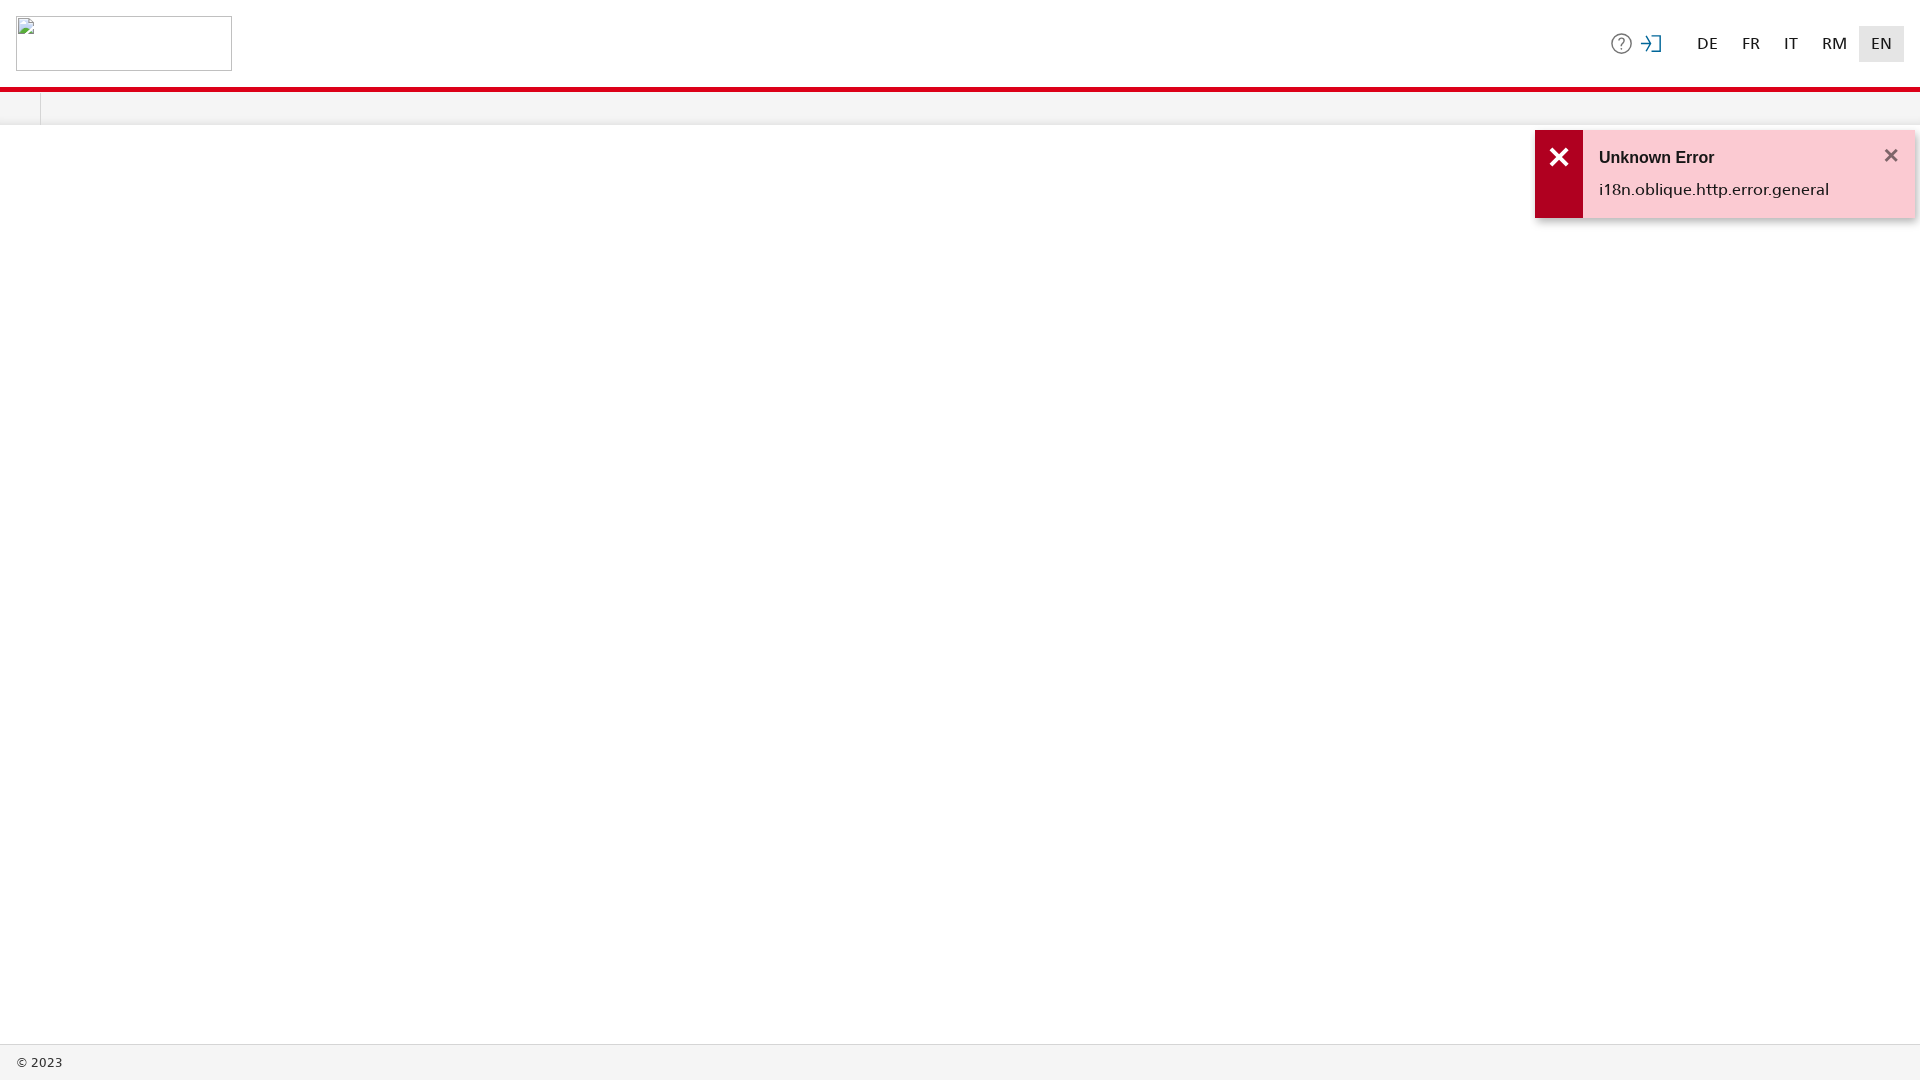 The height and width of the screenshot is (1080, 1920). Describe the element at coordinates (1750, 43) in the screenshot. I see `'FR'` at that location.